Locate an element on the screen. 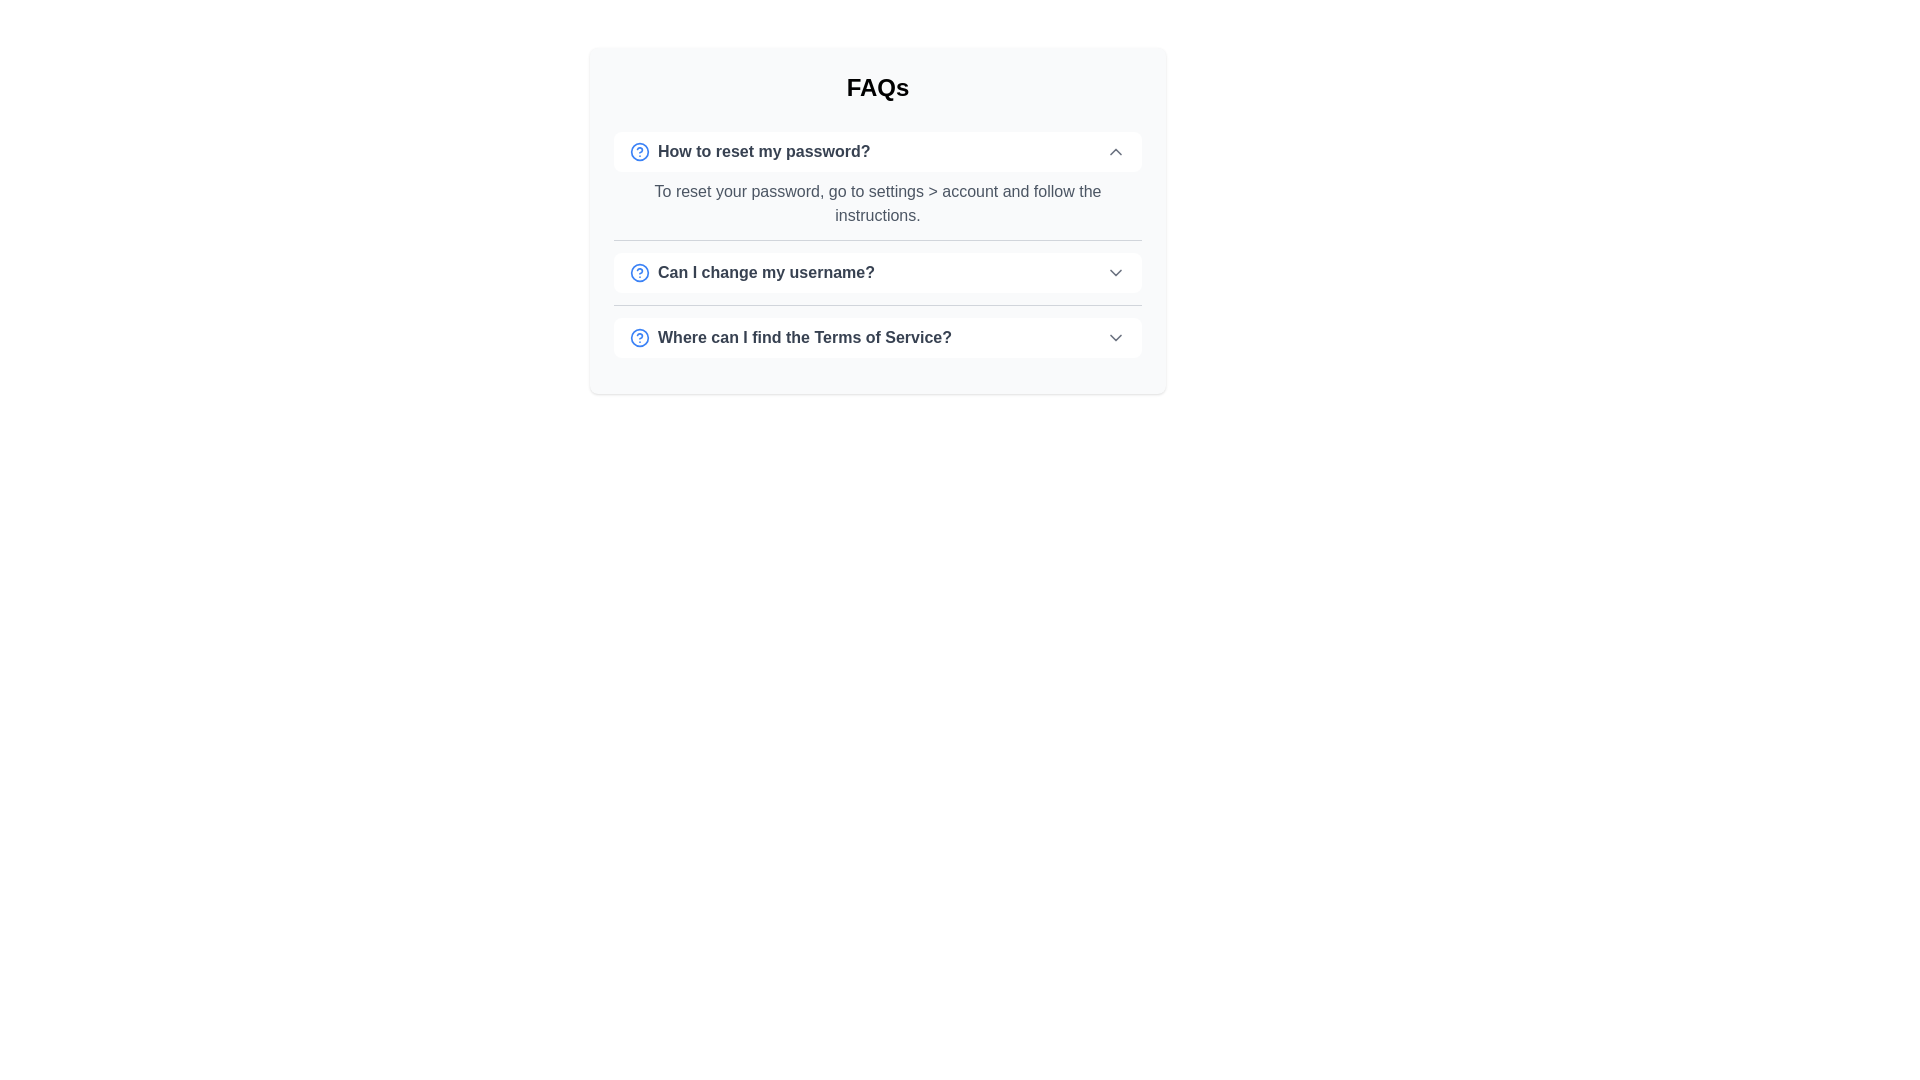  the third interactive Collapsible Question Item in the FAQ list is located at coordinates (878, 336).